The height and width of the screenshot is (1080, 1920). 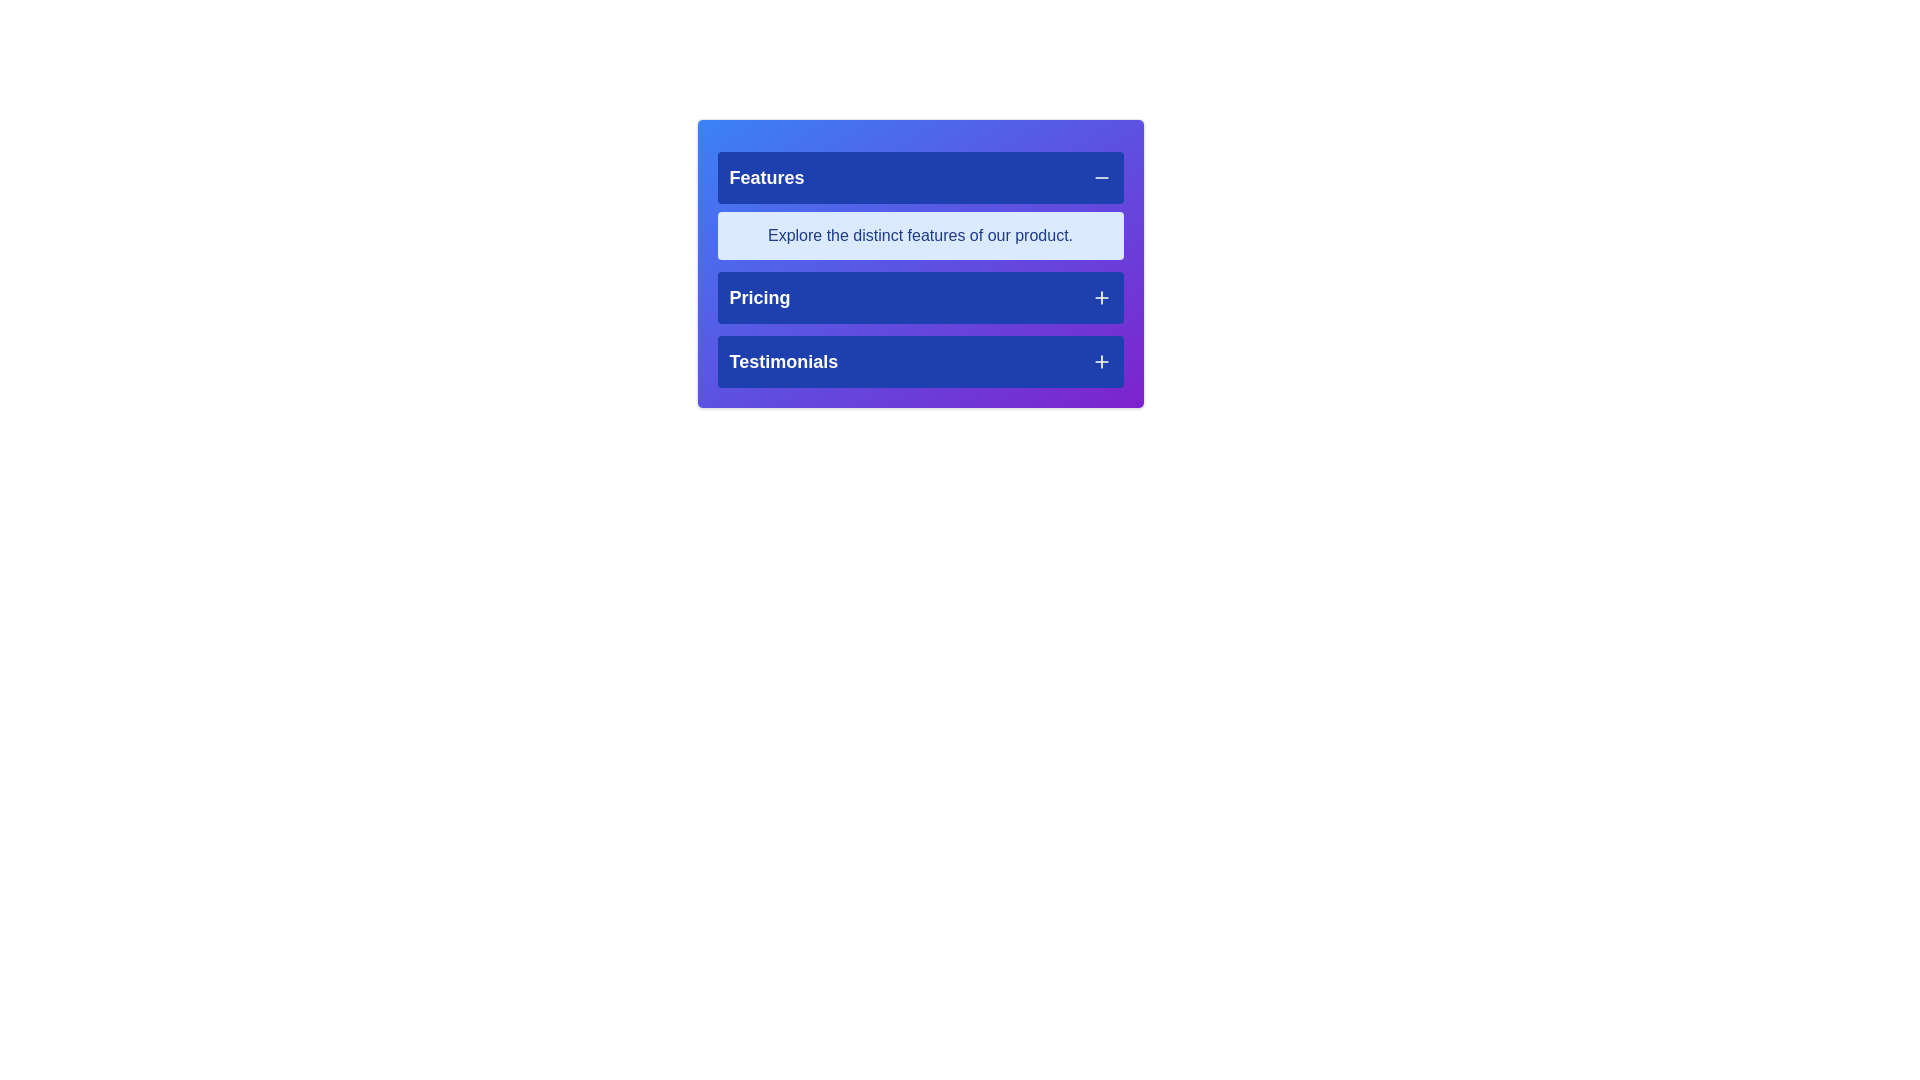 I want to click on the Icon (Minus Sign) located at the top right corner of the 'Features' section to trigger any hover effects, so click(x=1100, y=176).